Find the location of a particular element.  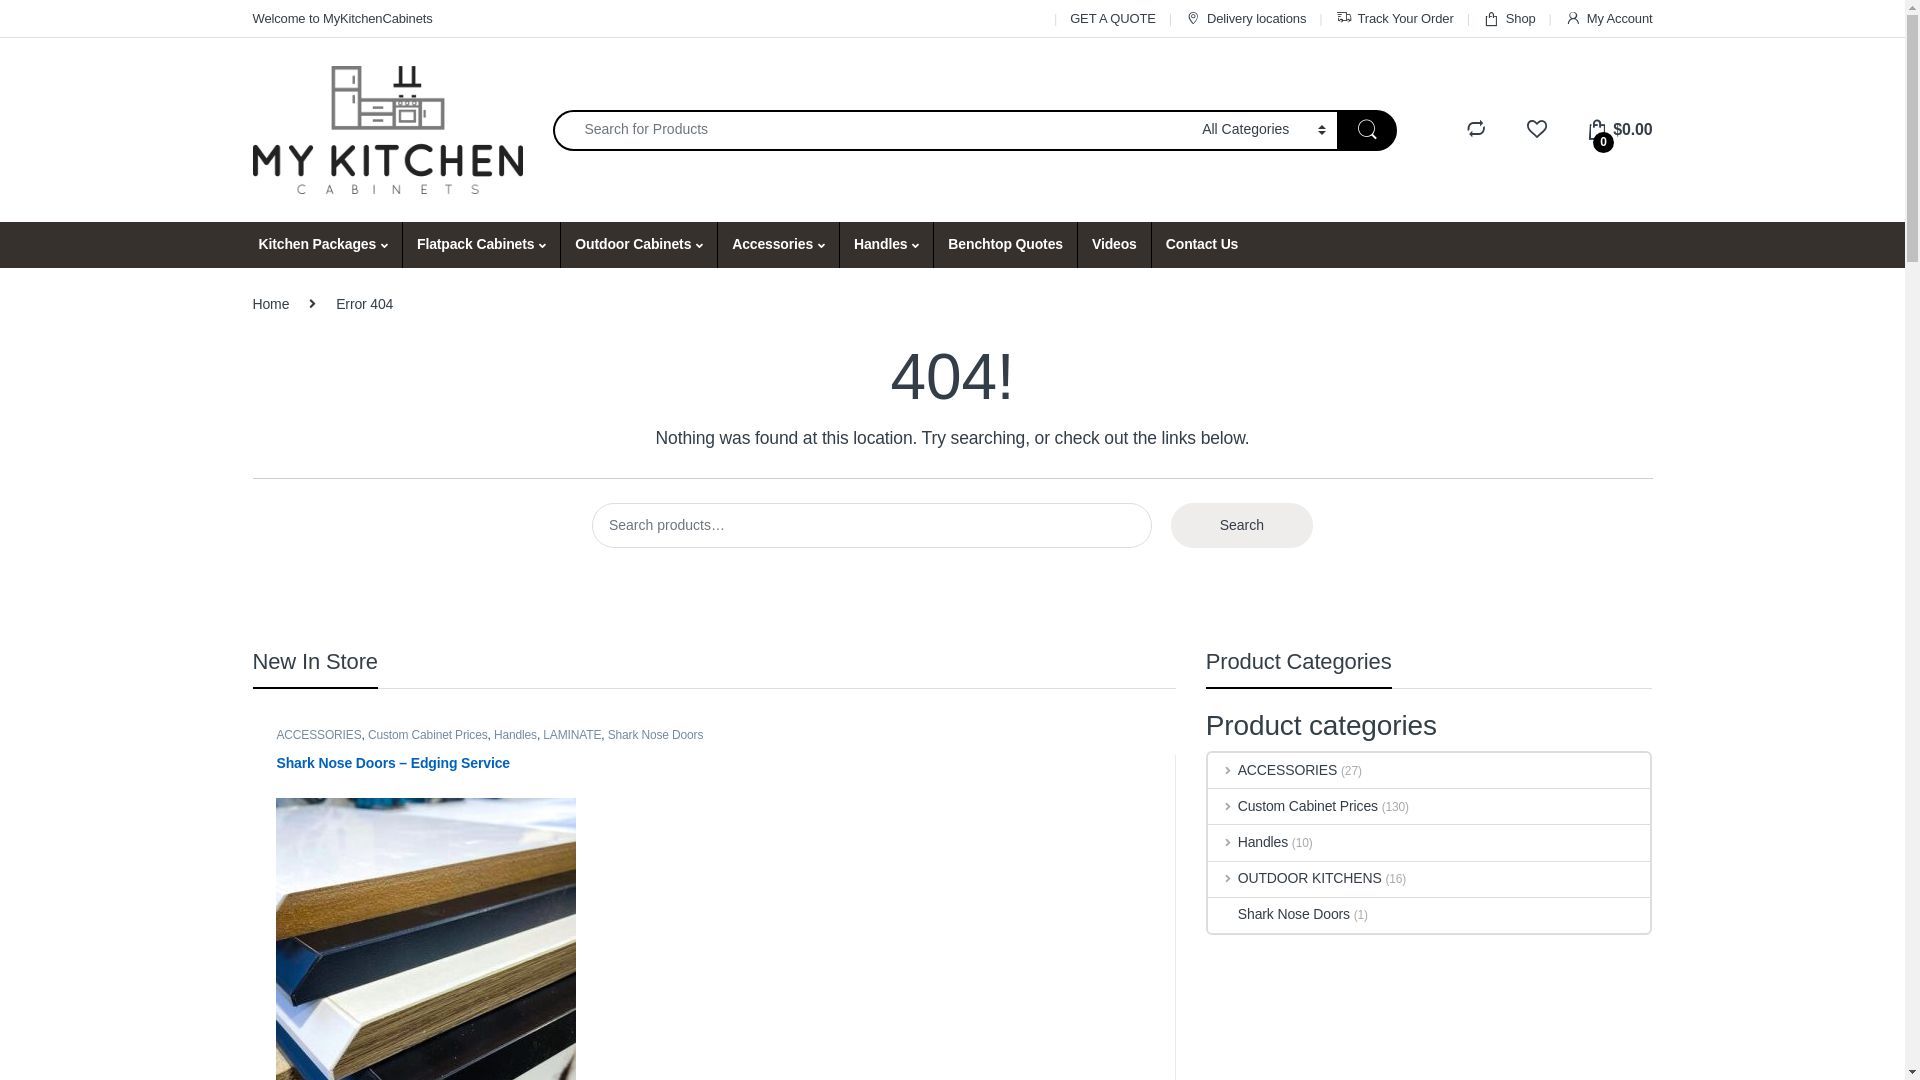

'Outdoor Cabinets' is located at coordinates (560, 244).